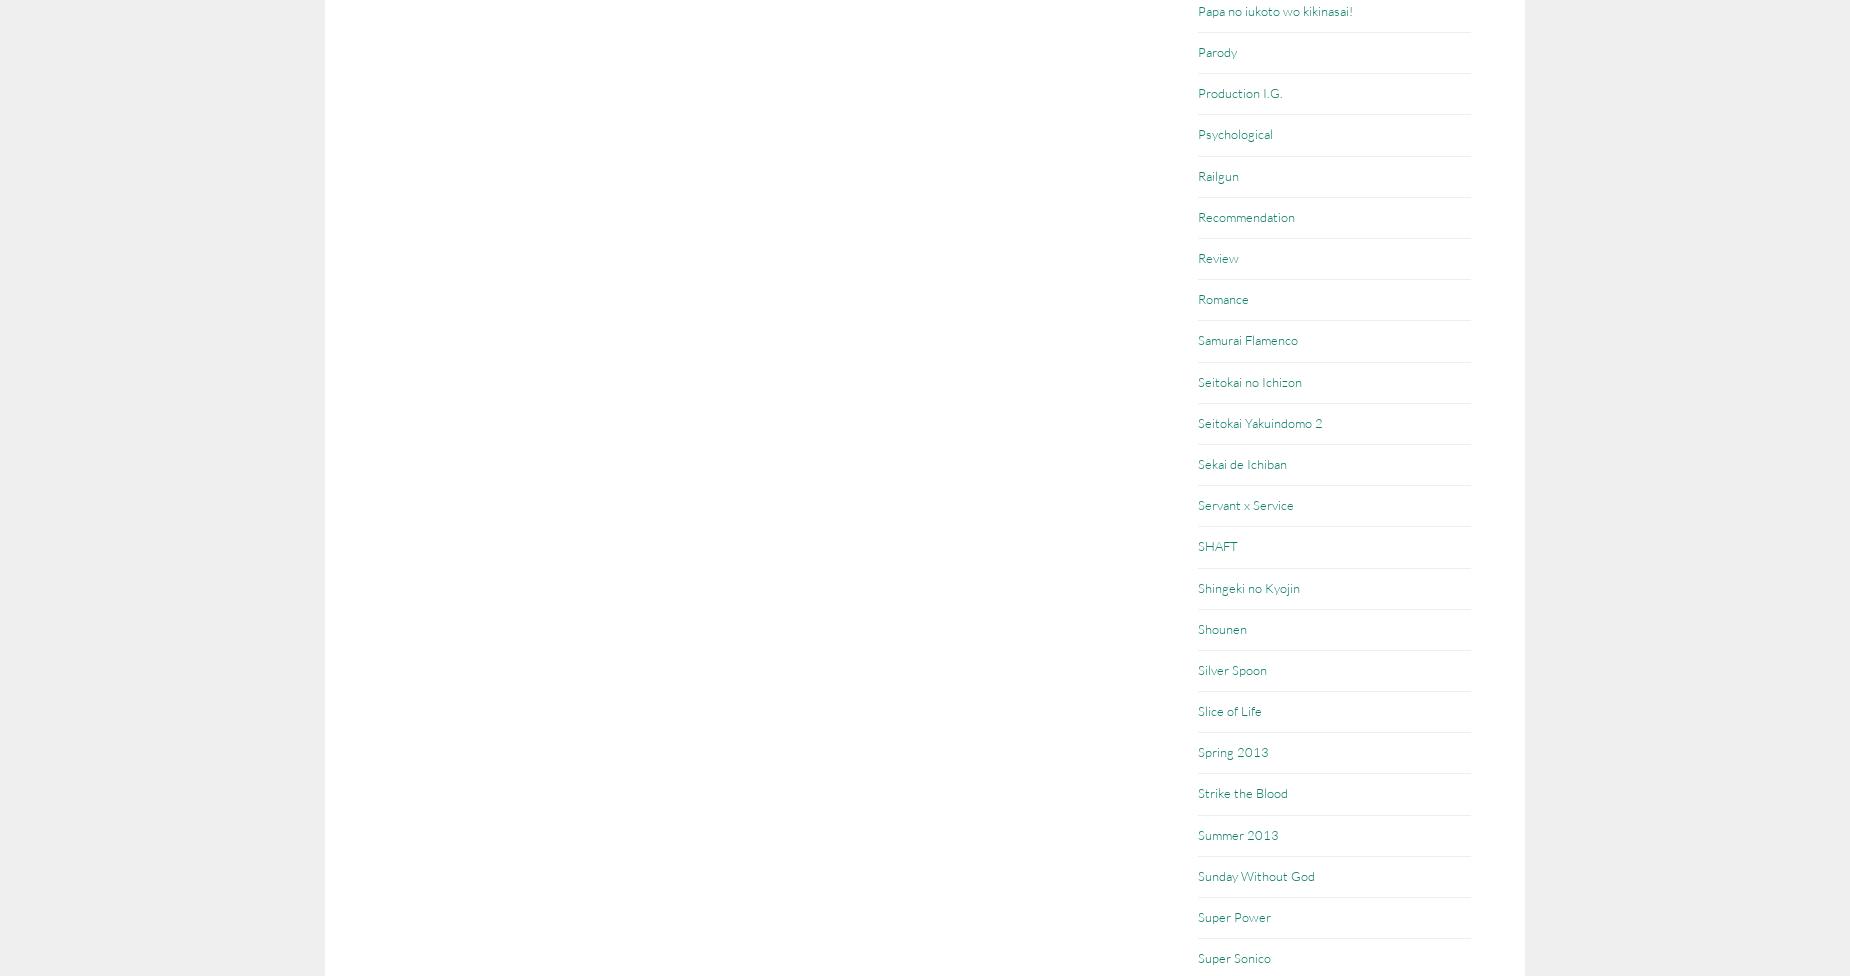 Image resolution: width=1850 pixels, height=976 pixels. Describe the element at coordinates (1274, 9) in the screenshot. I see `'Papa no iukoto wo kikinasai!'` at that location.